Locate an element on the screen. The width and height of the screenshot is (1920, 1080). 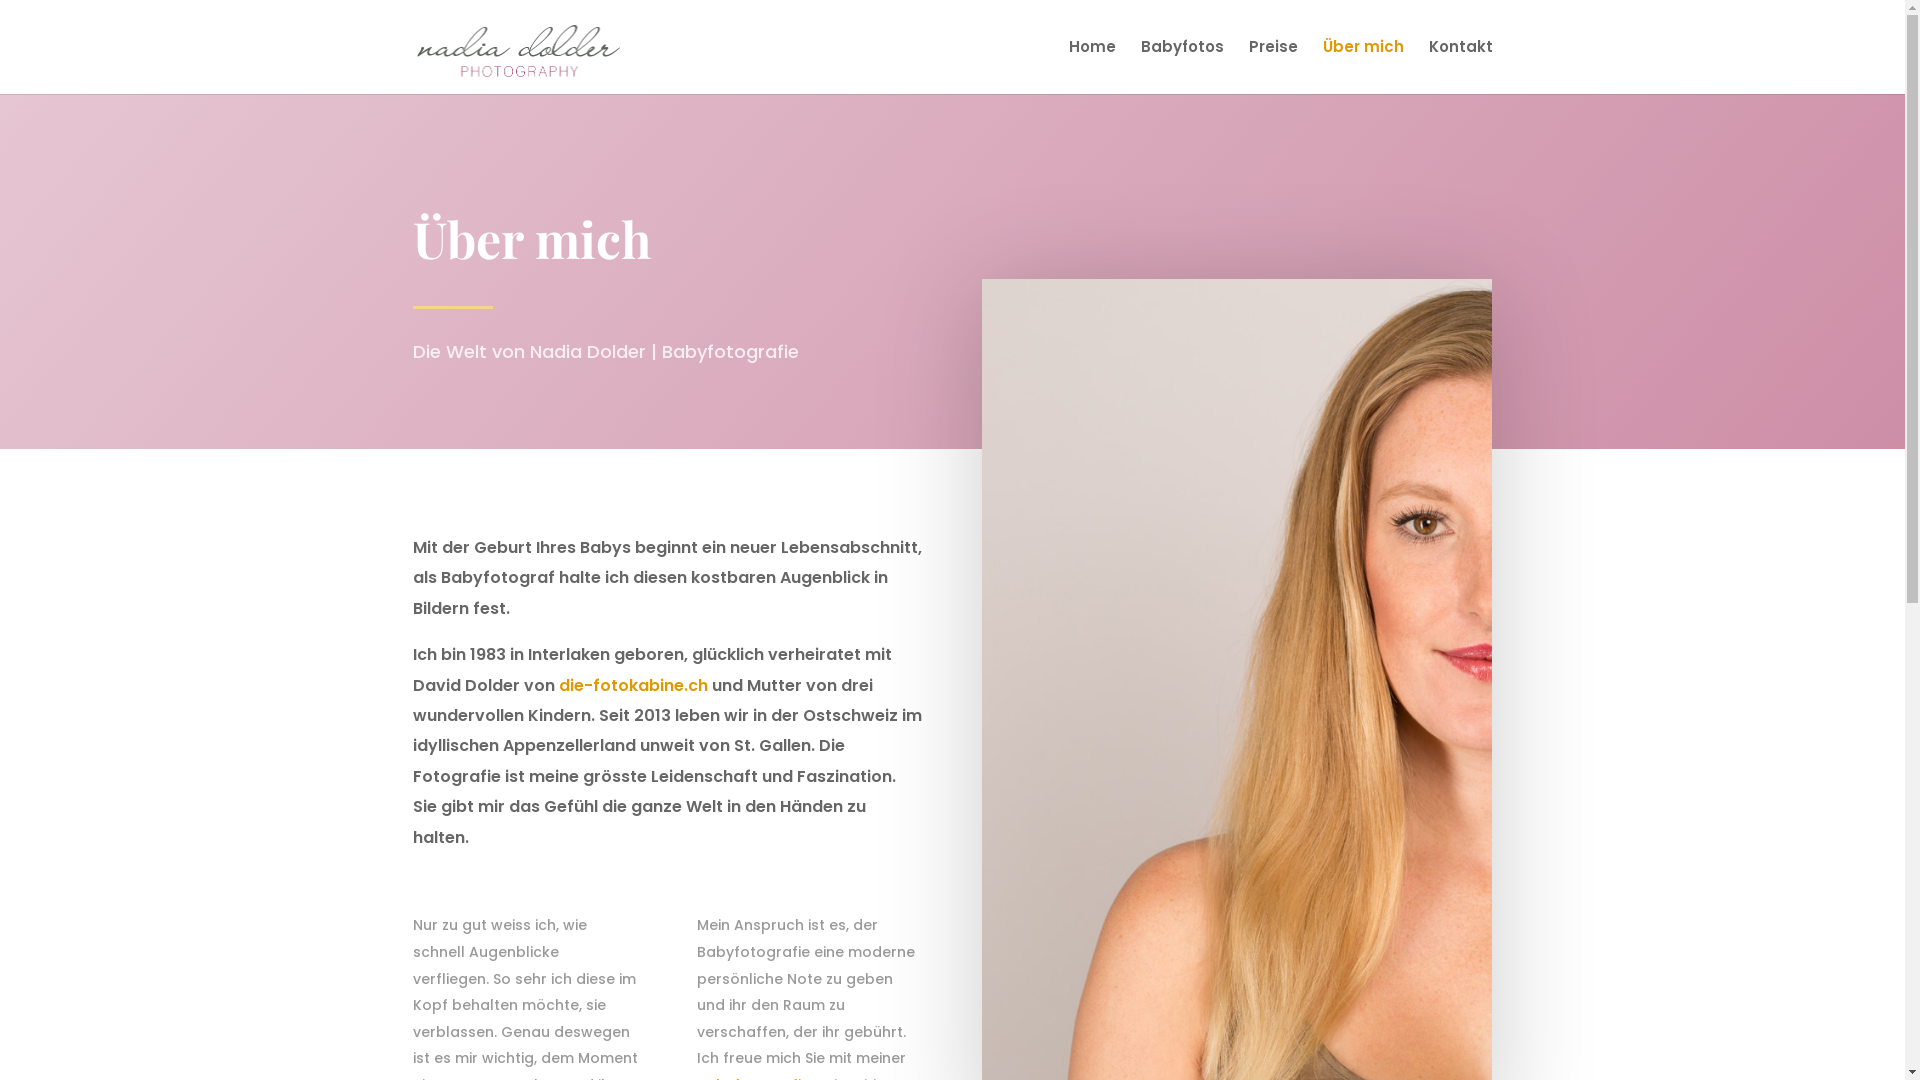
'Babyfotos' is located at coordinates (1140, 65).